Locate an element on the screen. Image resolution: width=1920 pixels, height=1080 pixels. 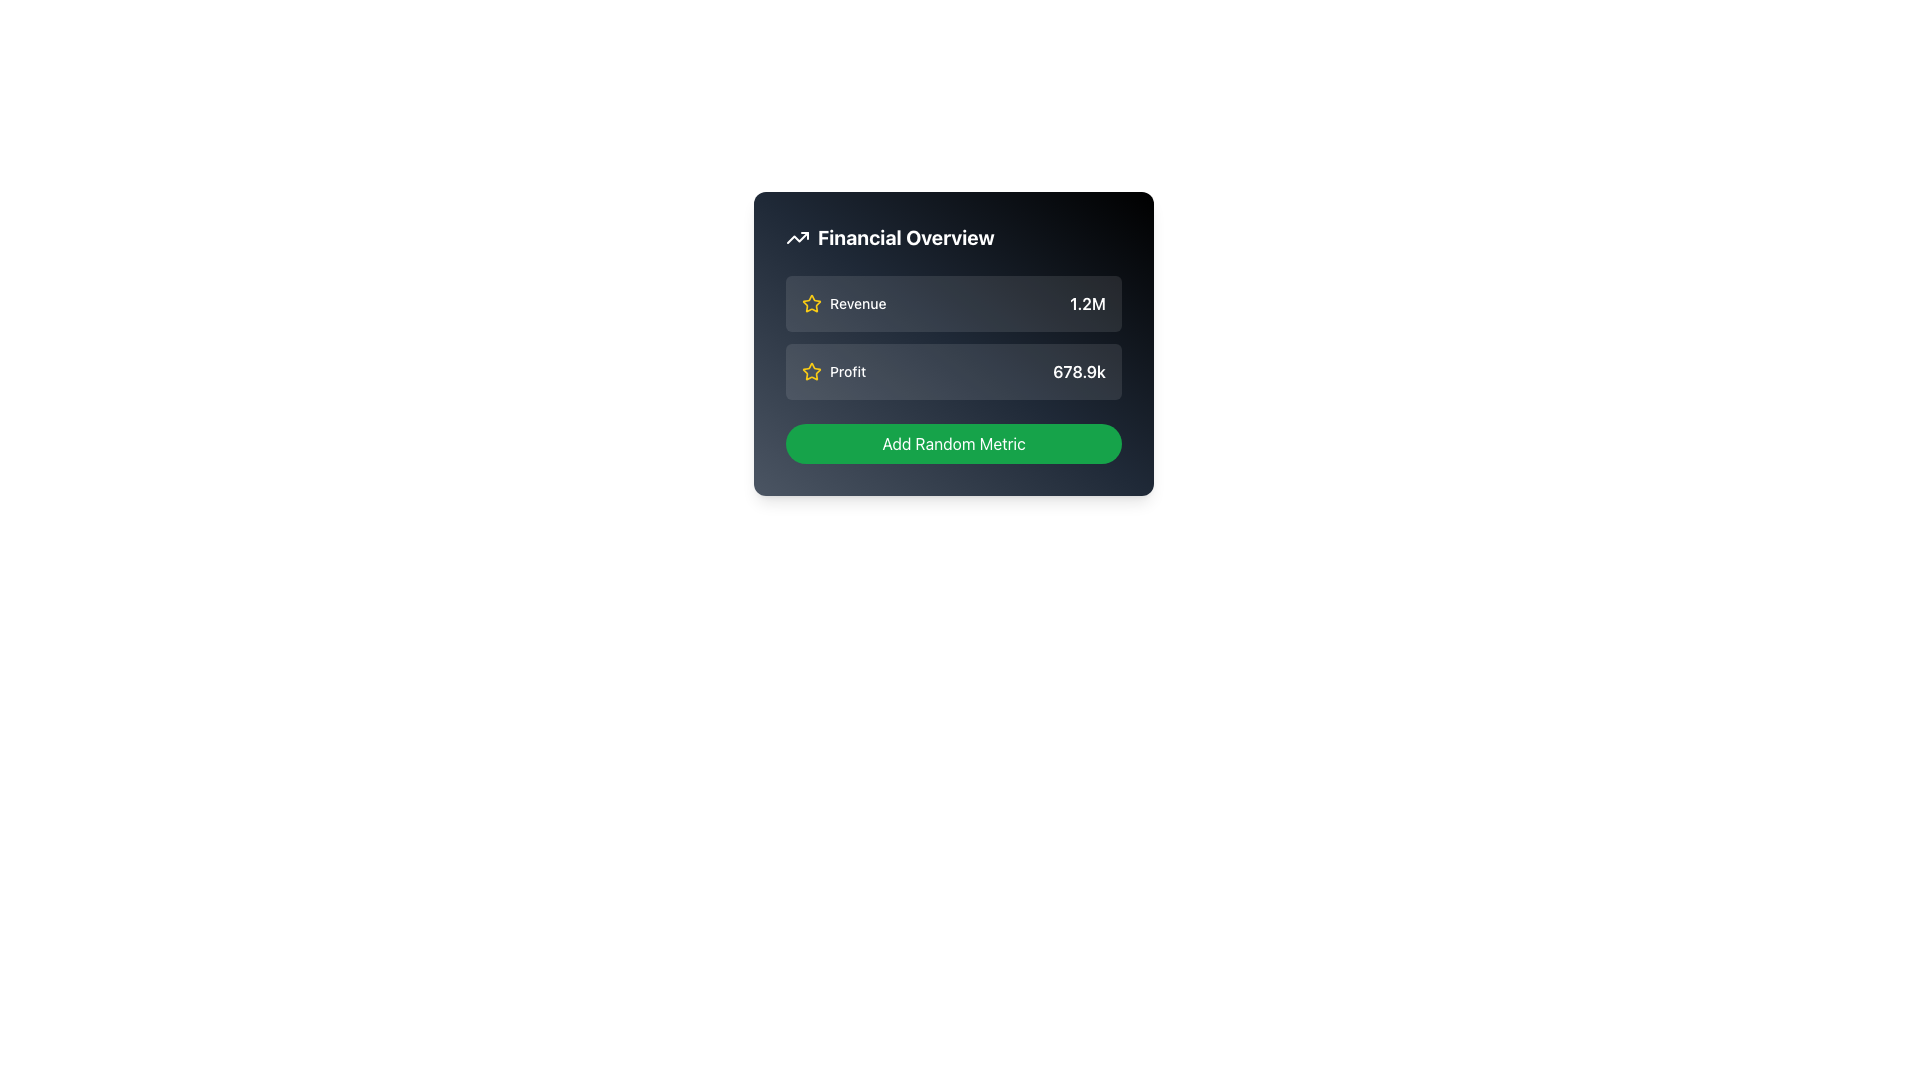
the star-shaped icon outlined in yellow, located at the leftmost position in the 'Revenue' row, to indicate its importance is located at coordinates (811, 304).